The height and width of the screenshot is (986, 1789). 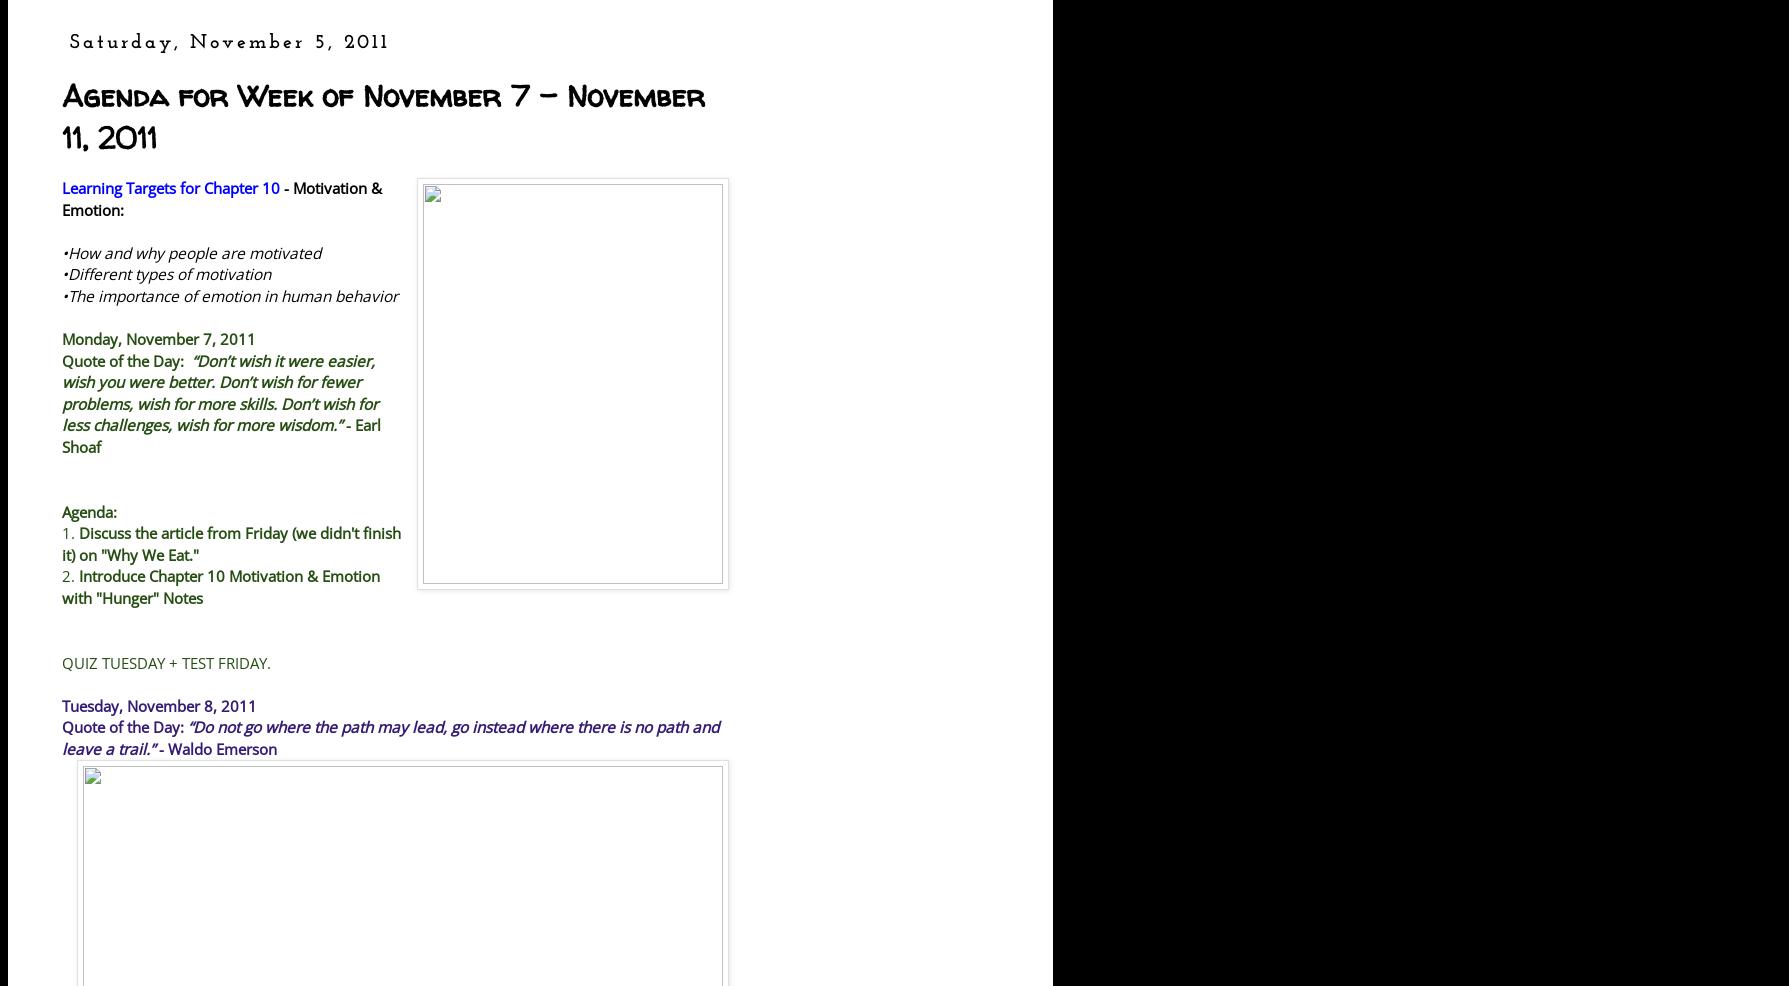 What do you see at coordinates (221, 436) in the screenshot?
I see `'- Earl Shoaf'` at bounding box center [221, 436].